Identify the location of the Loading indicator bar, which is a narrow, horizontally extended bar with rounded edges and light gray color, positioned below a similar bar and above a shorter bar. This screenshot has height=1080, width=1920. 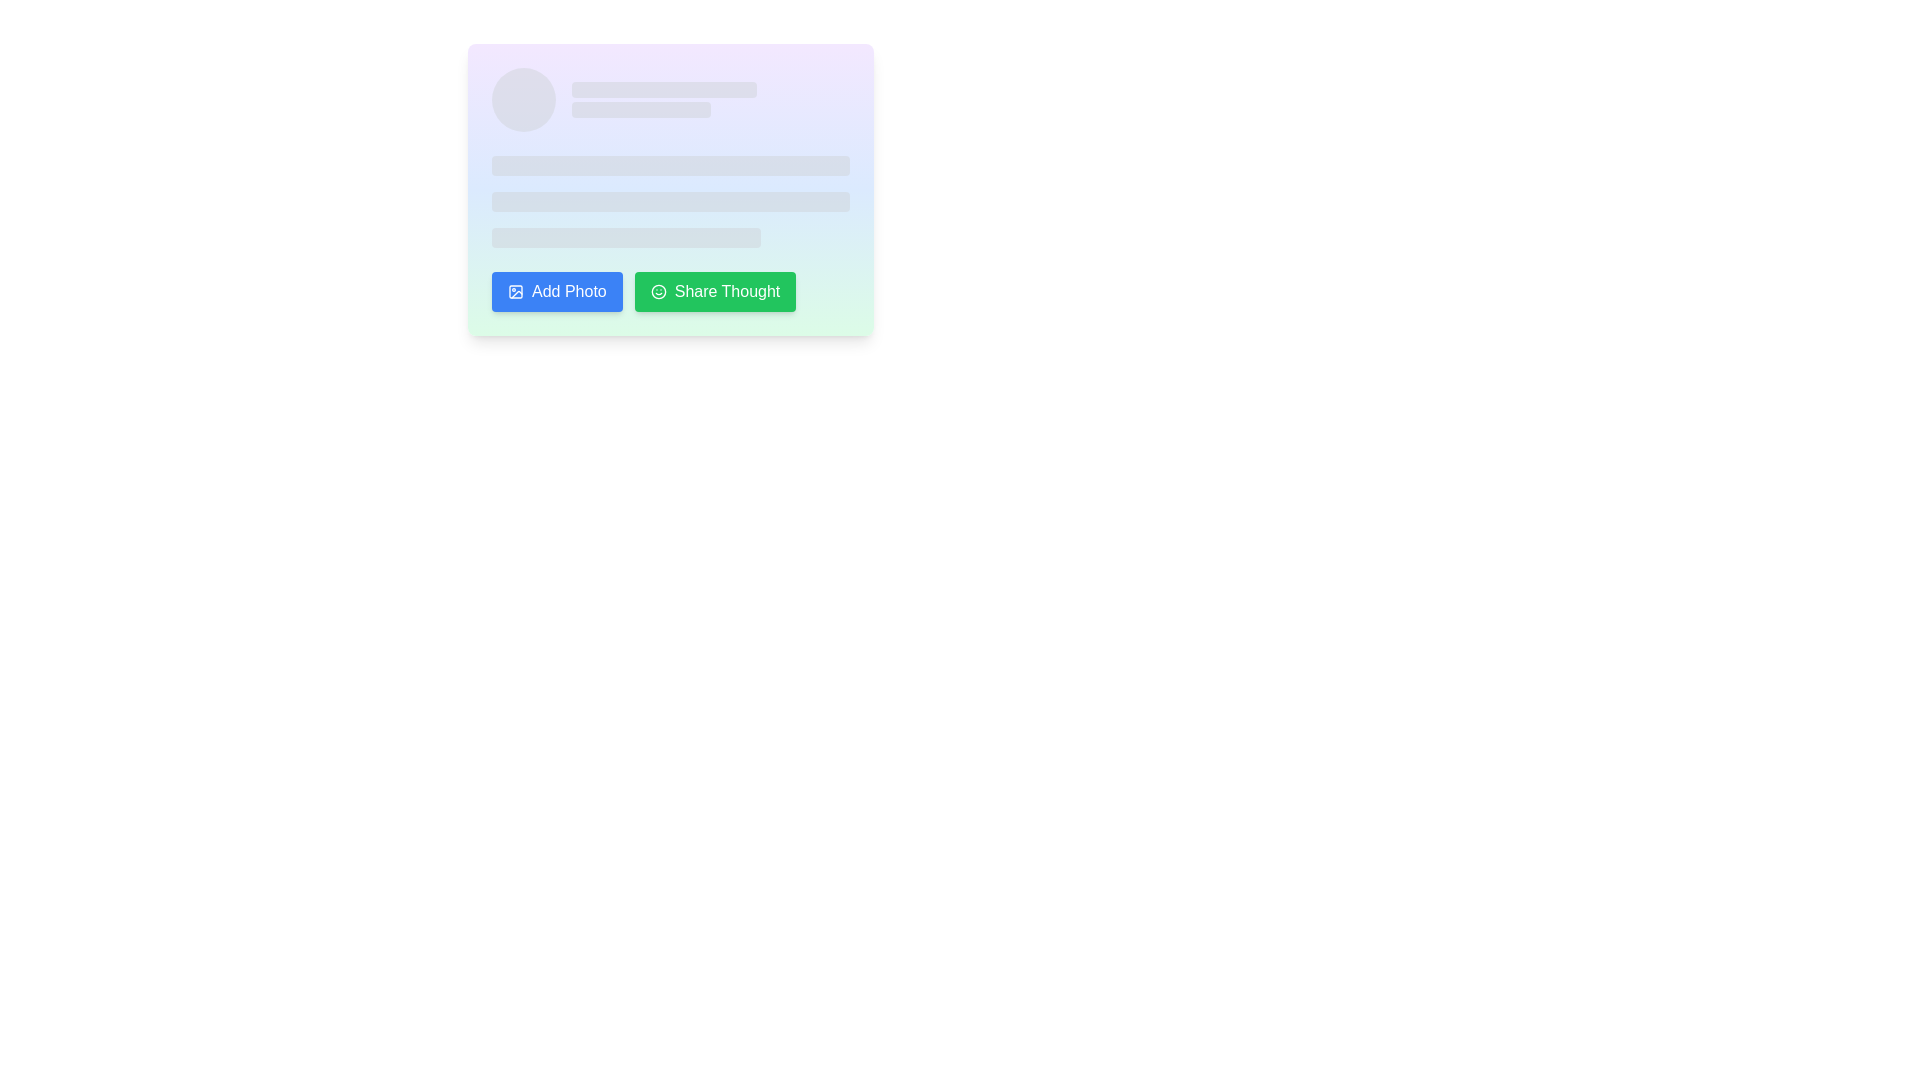
(671, 201).